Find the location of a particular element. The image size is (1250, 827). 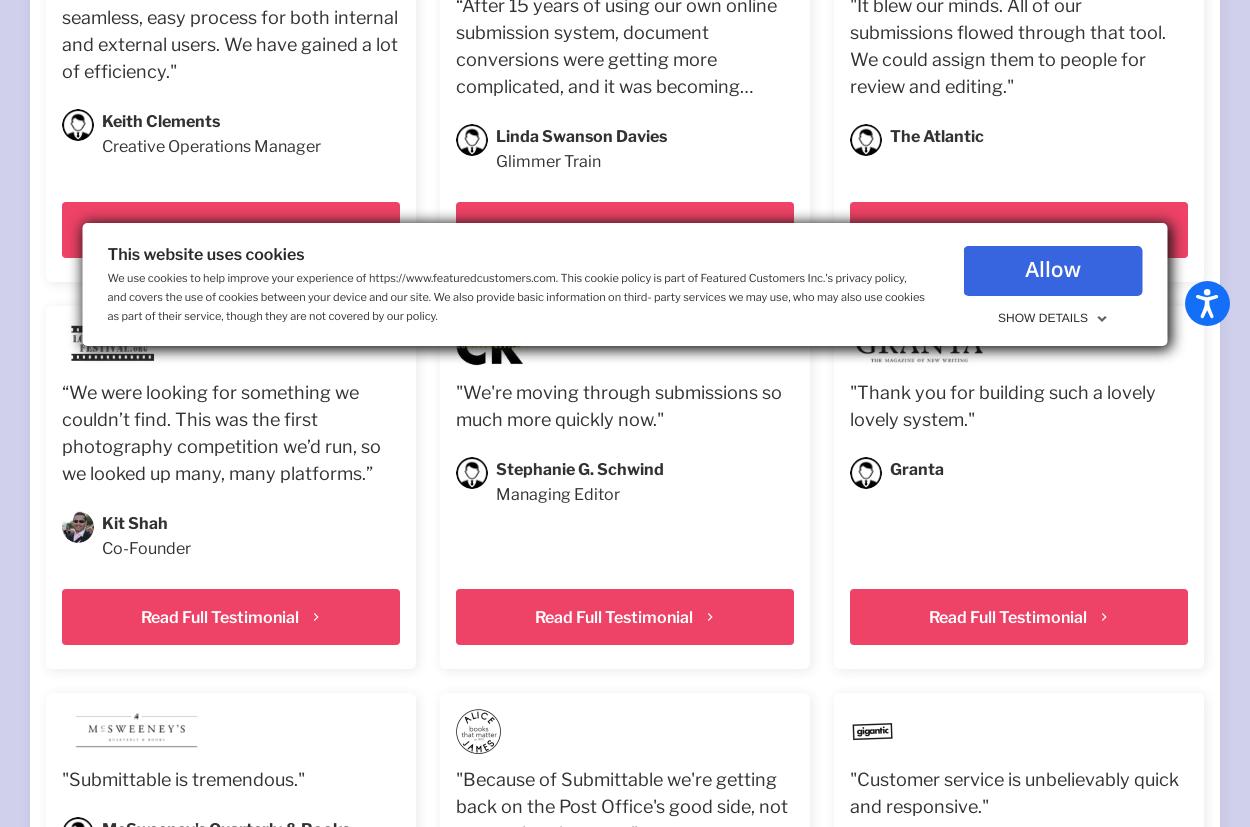

'Keith Clements' is located at coordinates (161, 120).